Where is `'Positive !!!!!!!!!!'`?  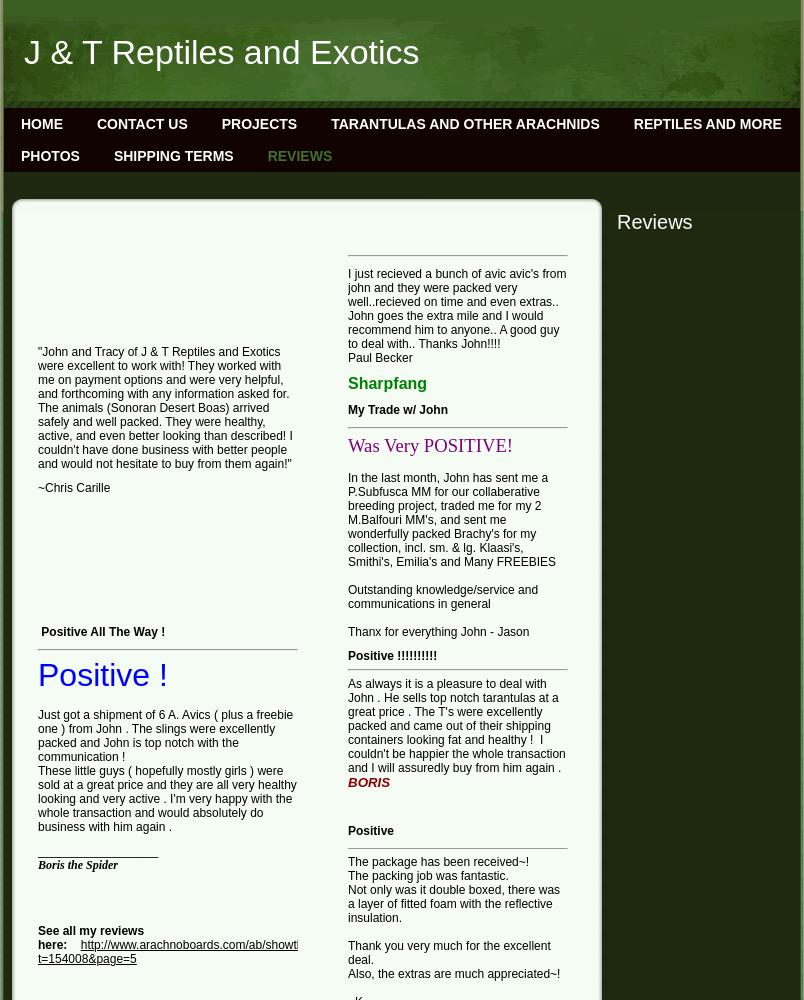 'Positive !!!!!!!!!!' is located at coordinates (391, 656).